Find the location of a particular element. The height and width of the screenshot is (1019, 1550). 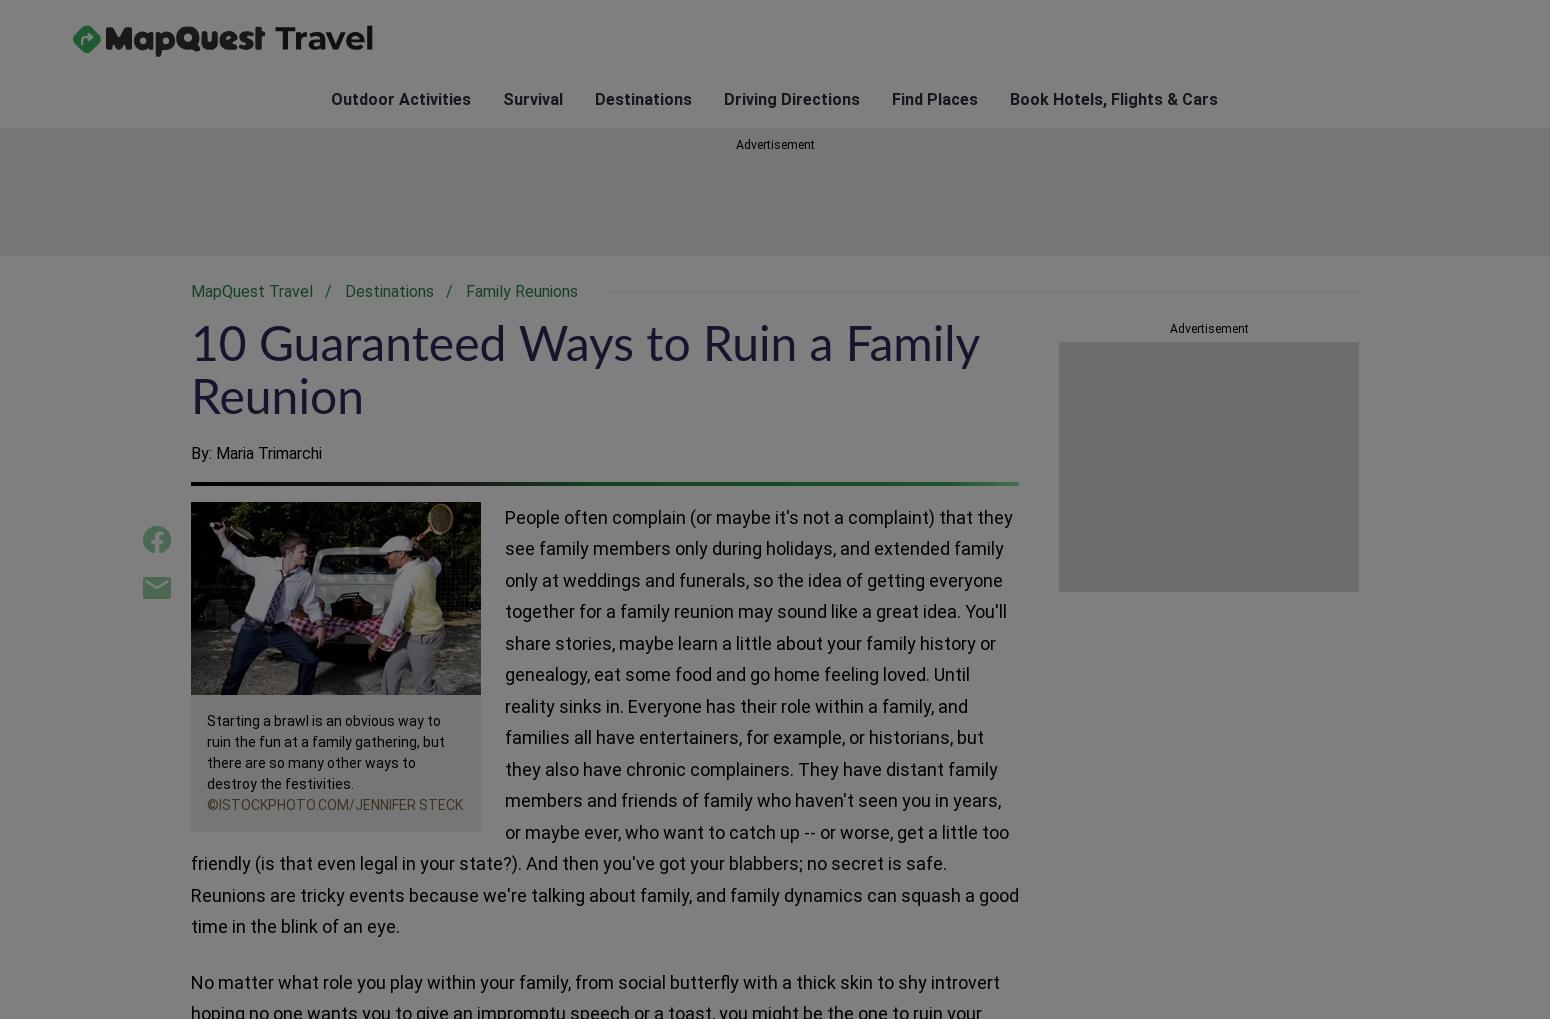

'People often complain (or maybe it's not a complaint) that they see family members only during holidays, and extended family only at weddings and funerals, so the idea of getting everyone together for a family reunion may sound like a great idea. You'll share stories, maybe learn a little about your family history or genealogy, eat some food and go home feeling loved. Until reality sinks in. Everyone has their role within a family, and families all have entertainers, for example, or historians, but they also have chronic complainers. They have distant family members and friends of family who haven't seen you in years, or maybe ever, who want to catch up -- or worse, get a little too friendly (is that even legal in your state?). And then you've got your blabbers; no secret is safe. Reunions are tricky events because we're talking about family, and family dynamics can squash a good time in the blink of an eye.' is located at coordinates (604, 721).